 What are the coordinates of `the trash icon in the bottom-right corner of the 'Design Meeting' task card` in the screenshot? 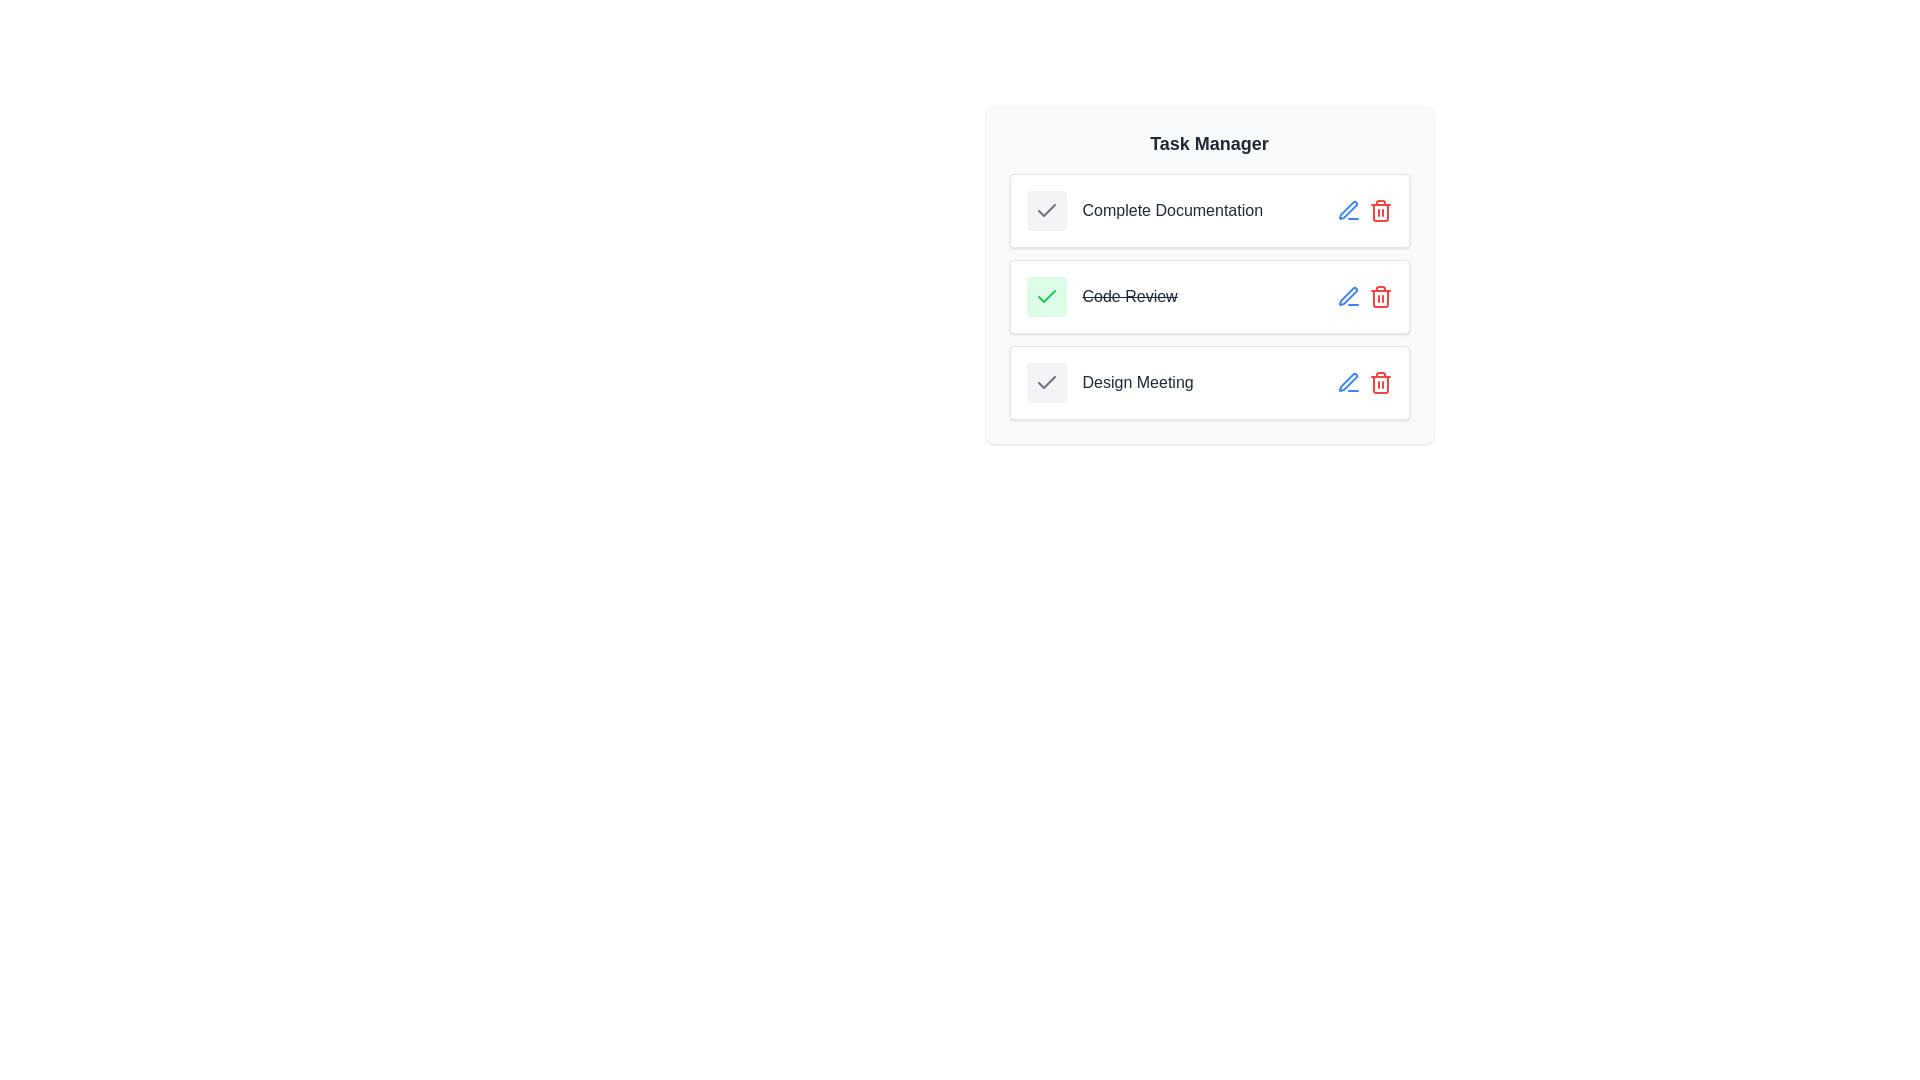 It's located at (1363, 382).